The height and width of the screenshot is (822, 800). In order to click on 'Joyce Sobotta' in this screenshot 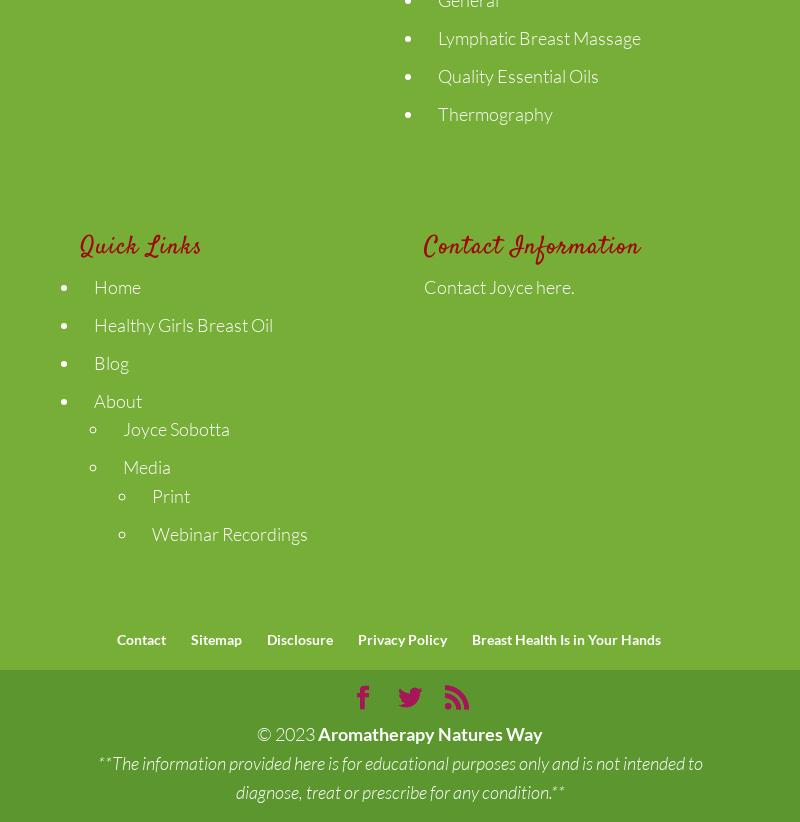, I will do `click(175, 428)`.